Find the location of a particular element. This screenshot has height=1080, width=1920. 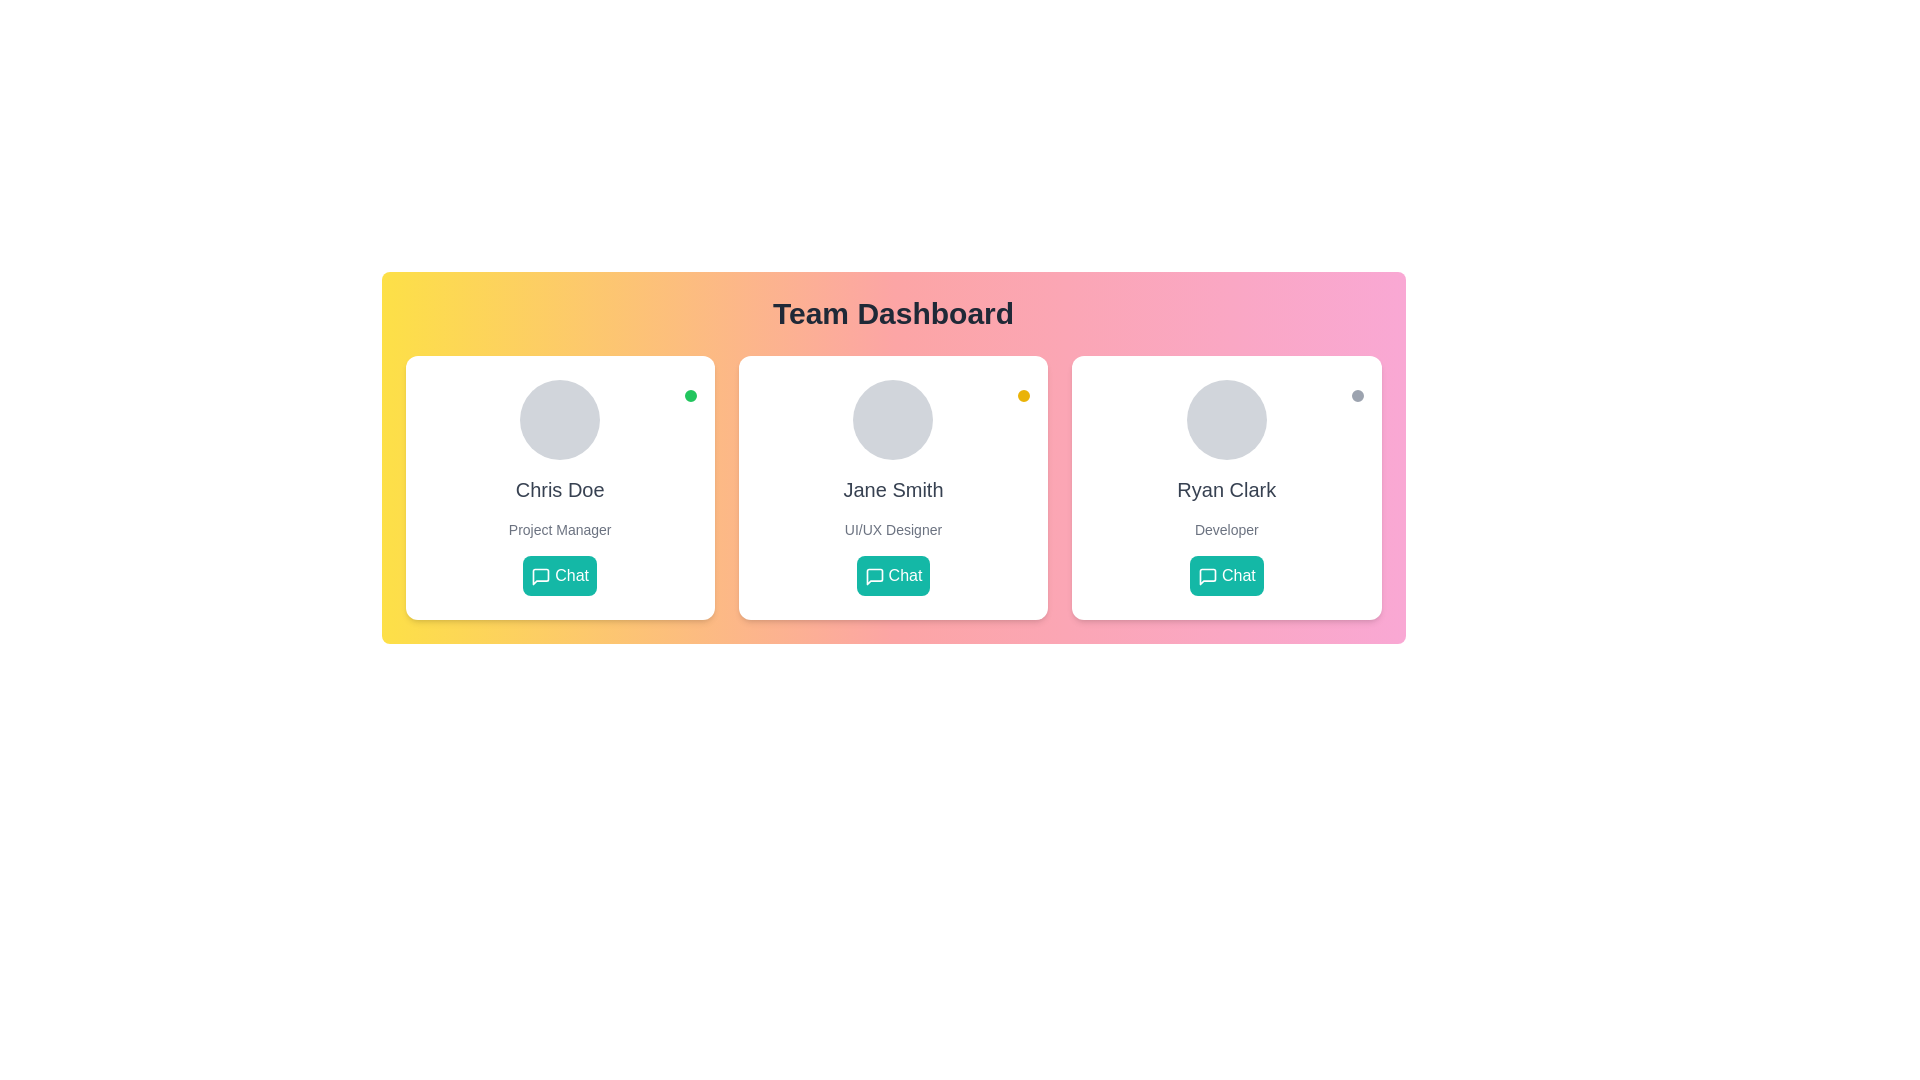

the 'Chat' button icon located at the bottom of Jane Smith's card in the Team Dashboard interface is located at coordinates (874, 576).